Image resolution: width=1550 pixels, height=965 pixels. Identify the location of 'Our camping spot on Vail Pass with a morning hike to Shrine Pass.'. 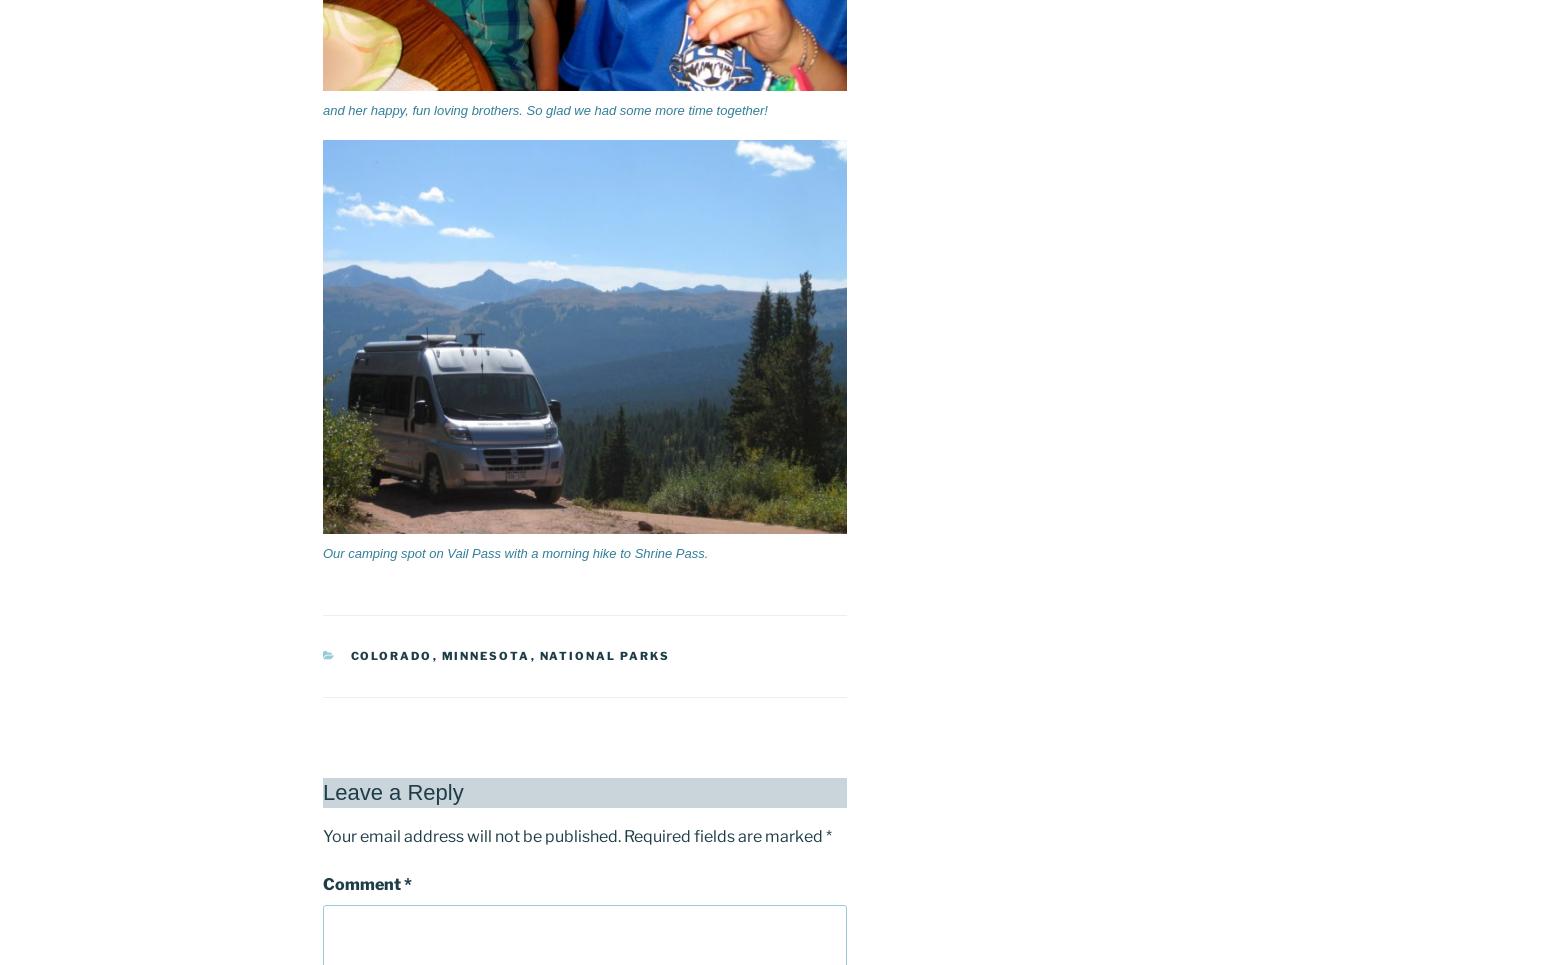
(514, 552).